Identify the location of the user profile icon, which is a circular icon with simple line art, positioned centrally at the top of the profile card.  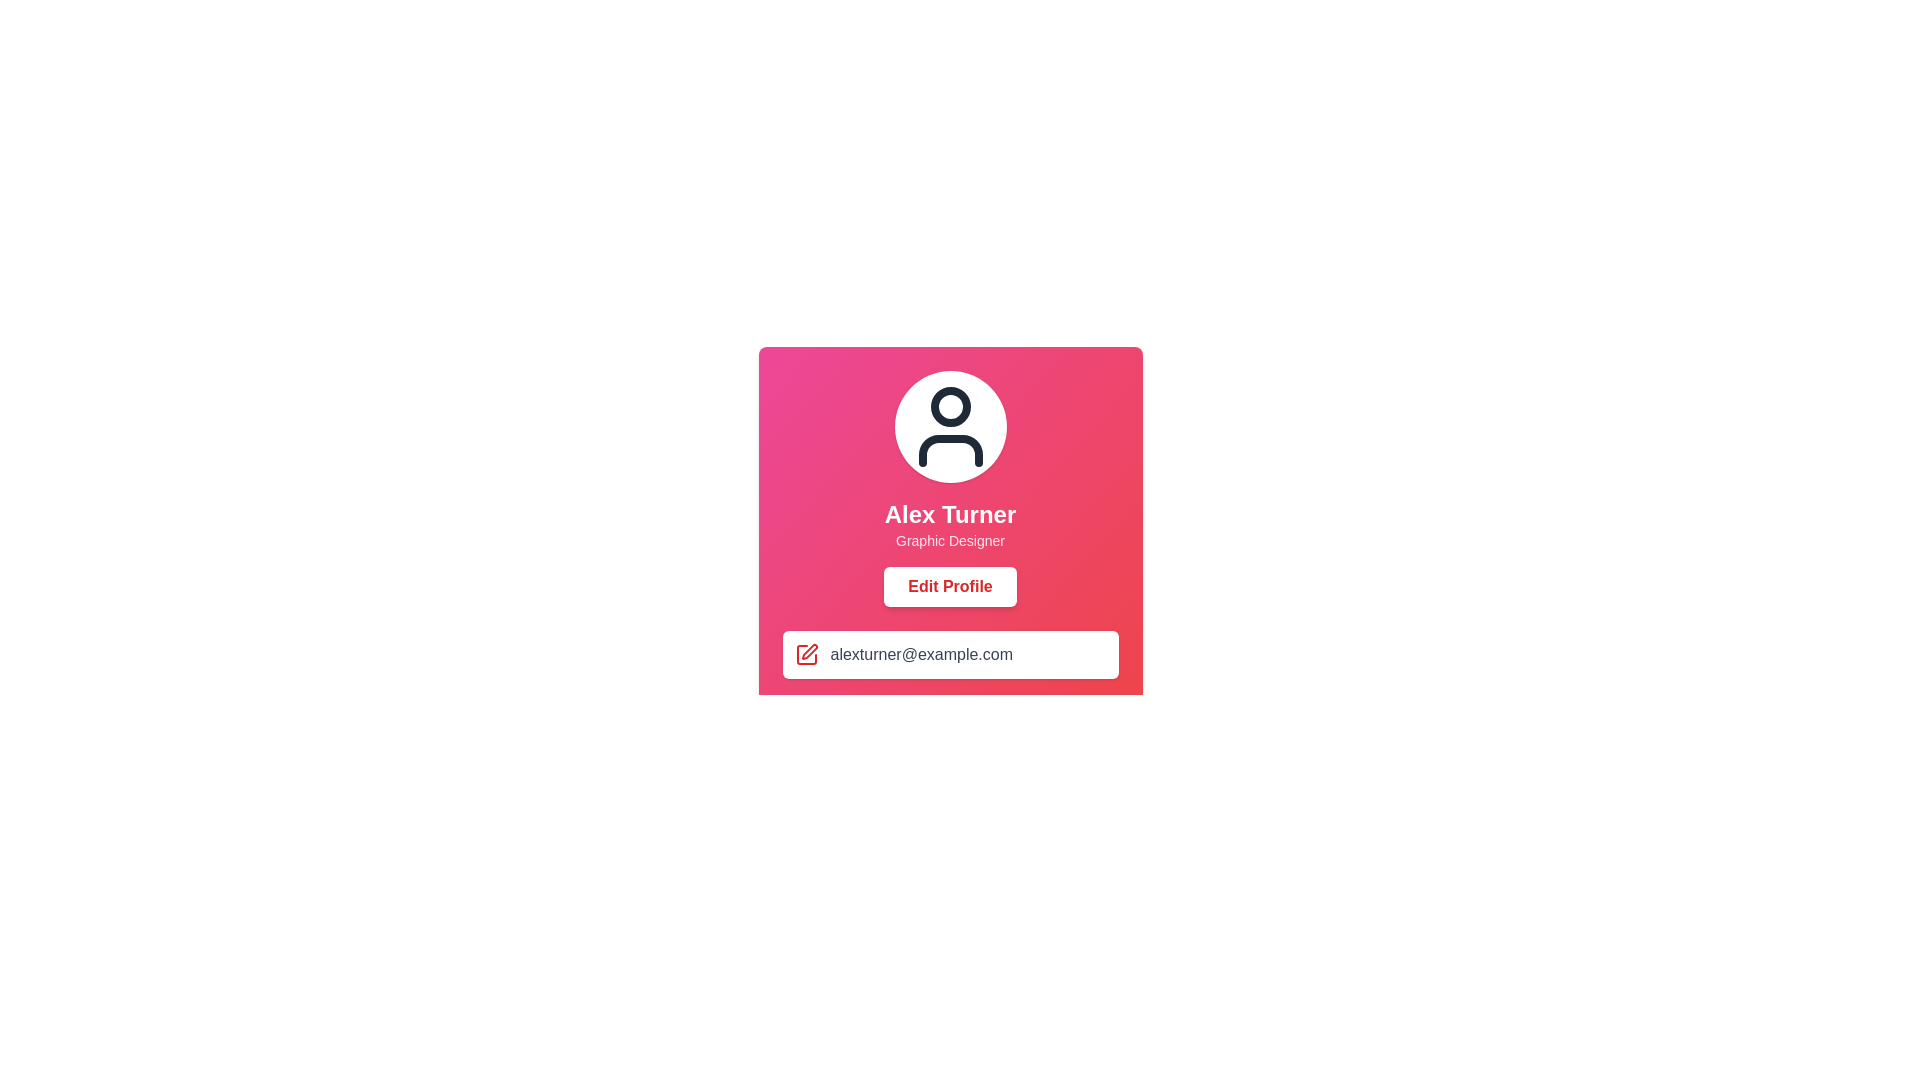
(949, 426).